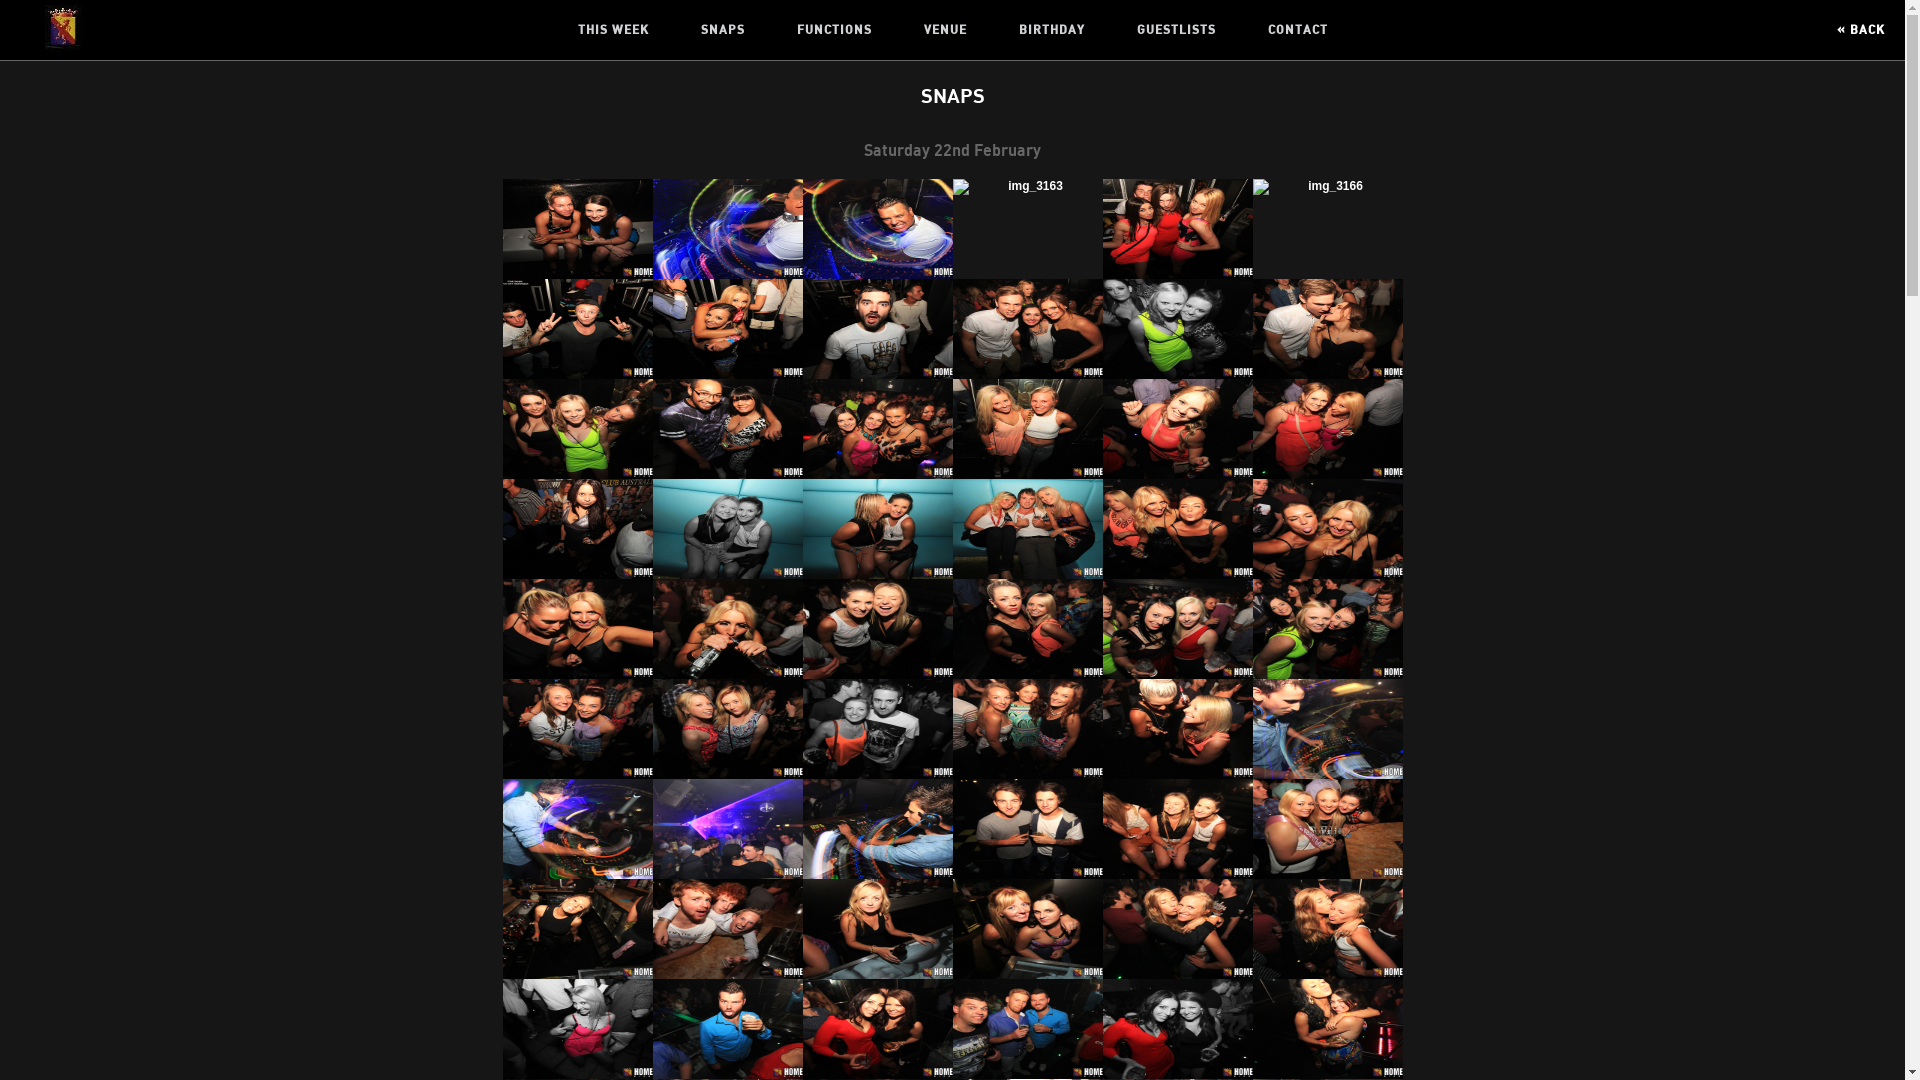  I want to click on ' ', so click(725, 1029).